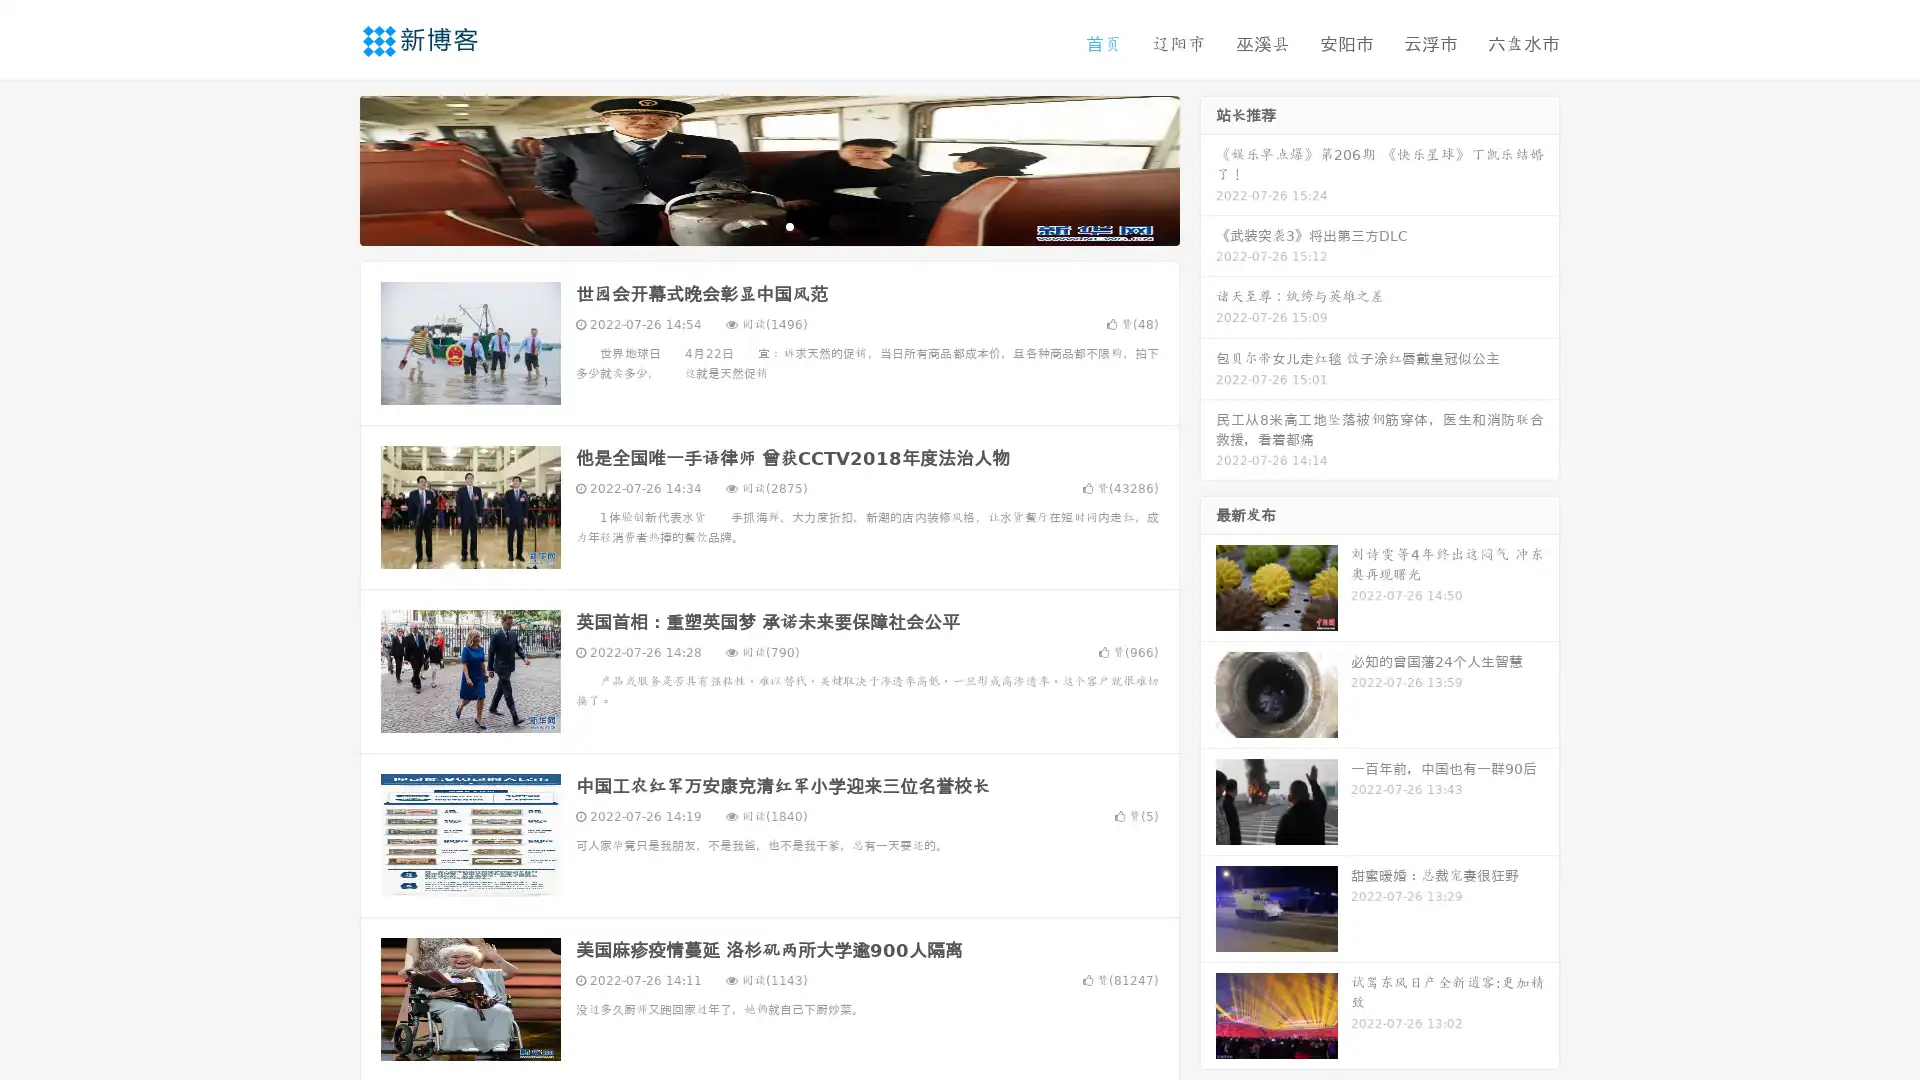  What do you see at coordinates (748, 225) in the screenshot?
I see `Go to slide 1` at bounding box center [748, 225].